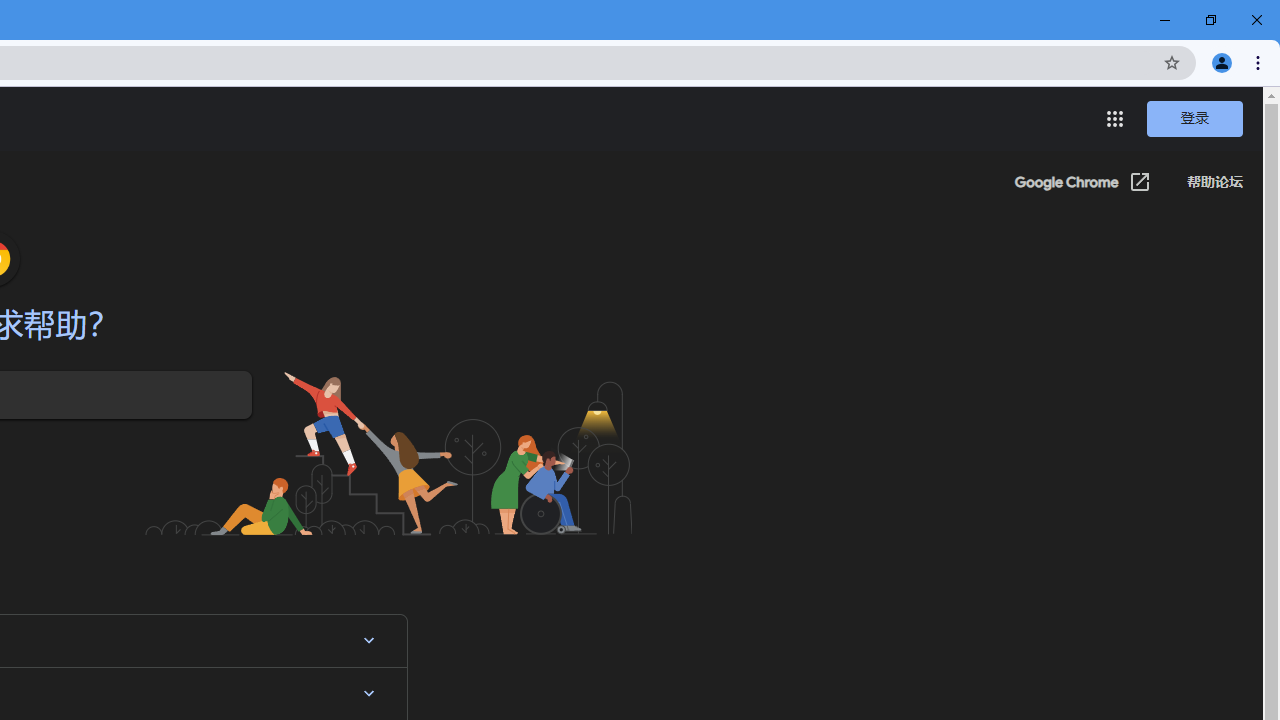 This screenshot has height=720, width=1280. I want to click on 'Restore', so click(1209, 20).